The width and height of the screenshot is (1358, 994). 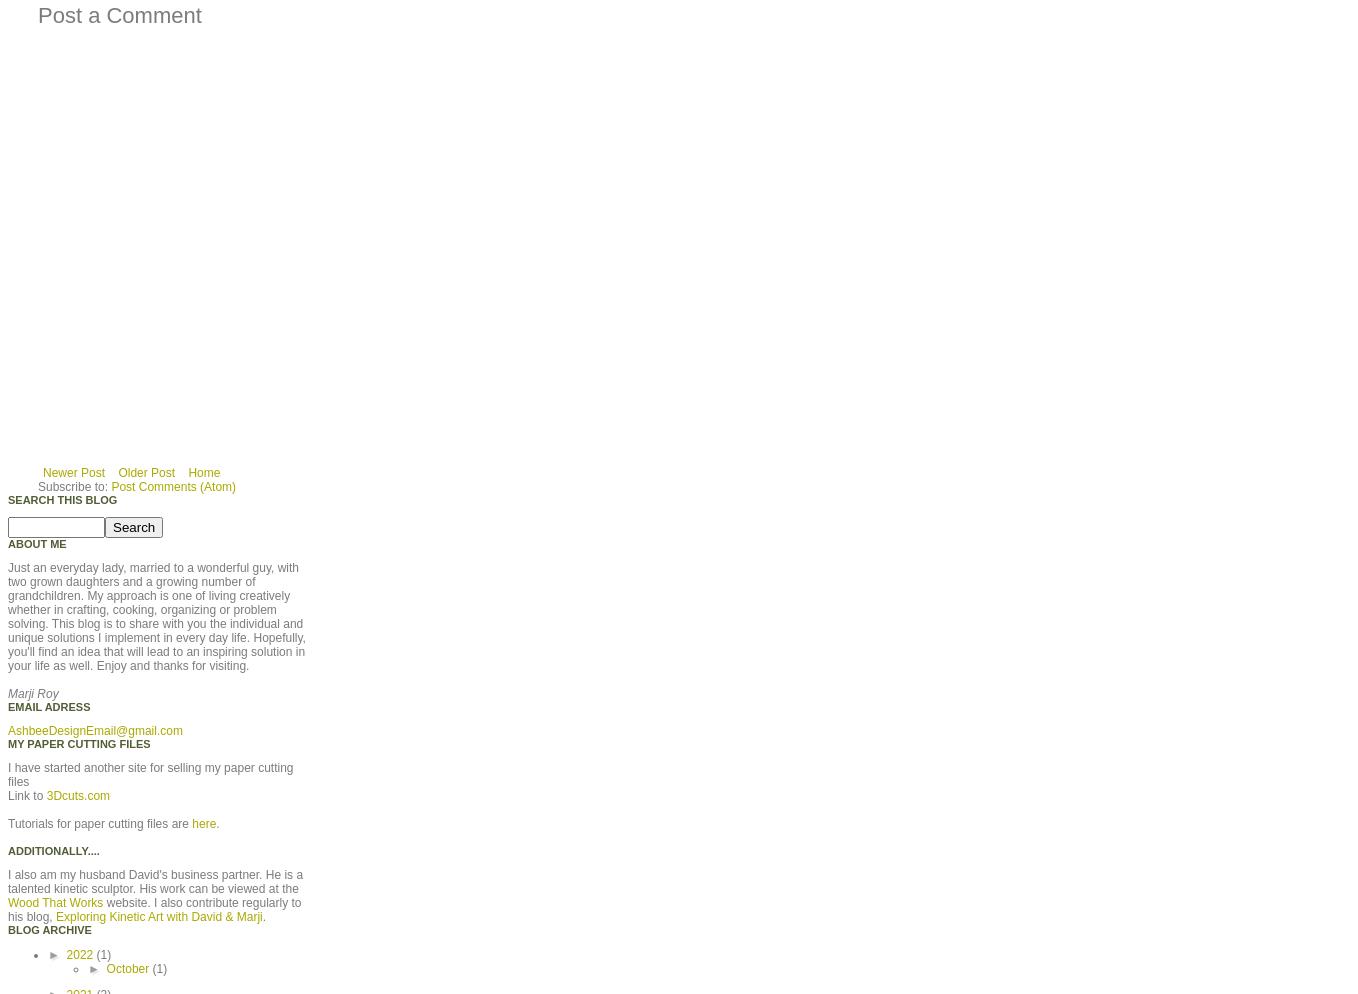 What do you see at coordinates (202, 822) in the screenshot?
I see `'here'` at bounding box center [202, 822].